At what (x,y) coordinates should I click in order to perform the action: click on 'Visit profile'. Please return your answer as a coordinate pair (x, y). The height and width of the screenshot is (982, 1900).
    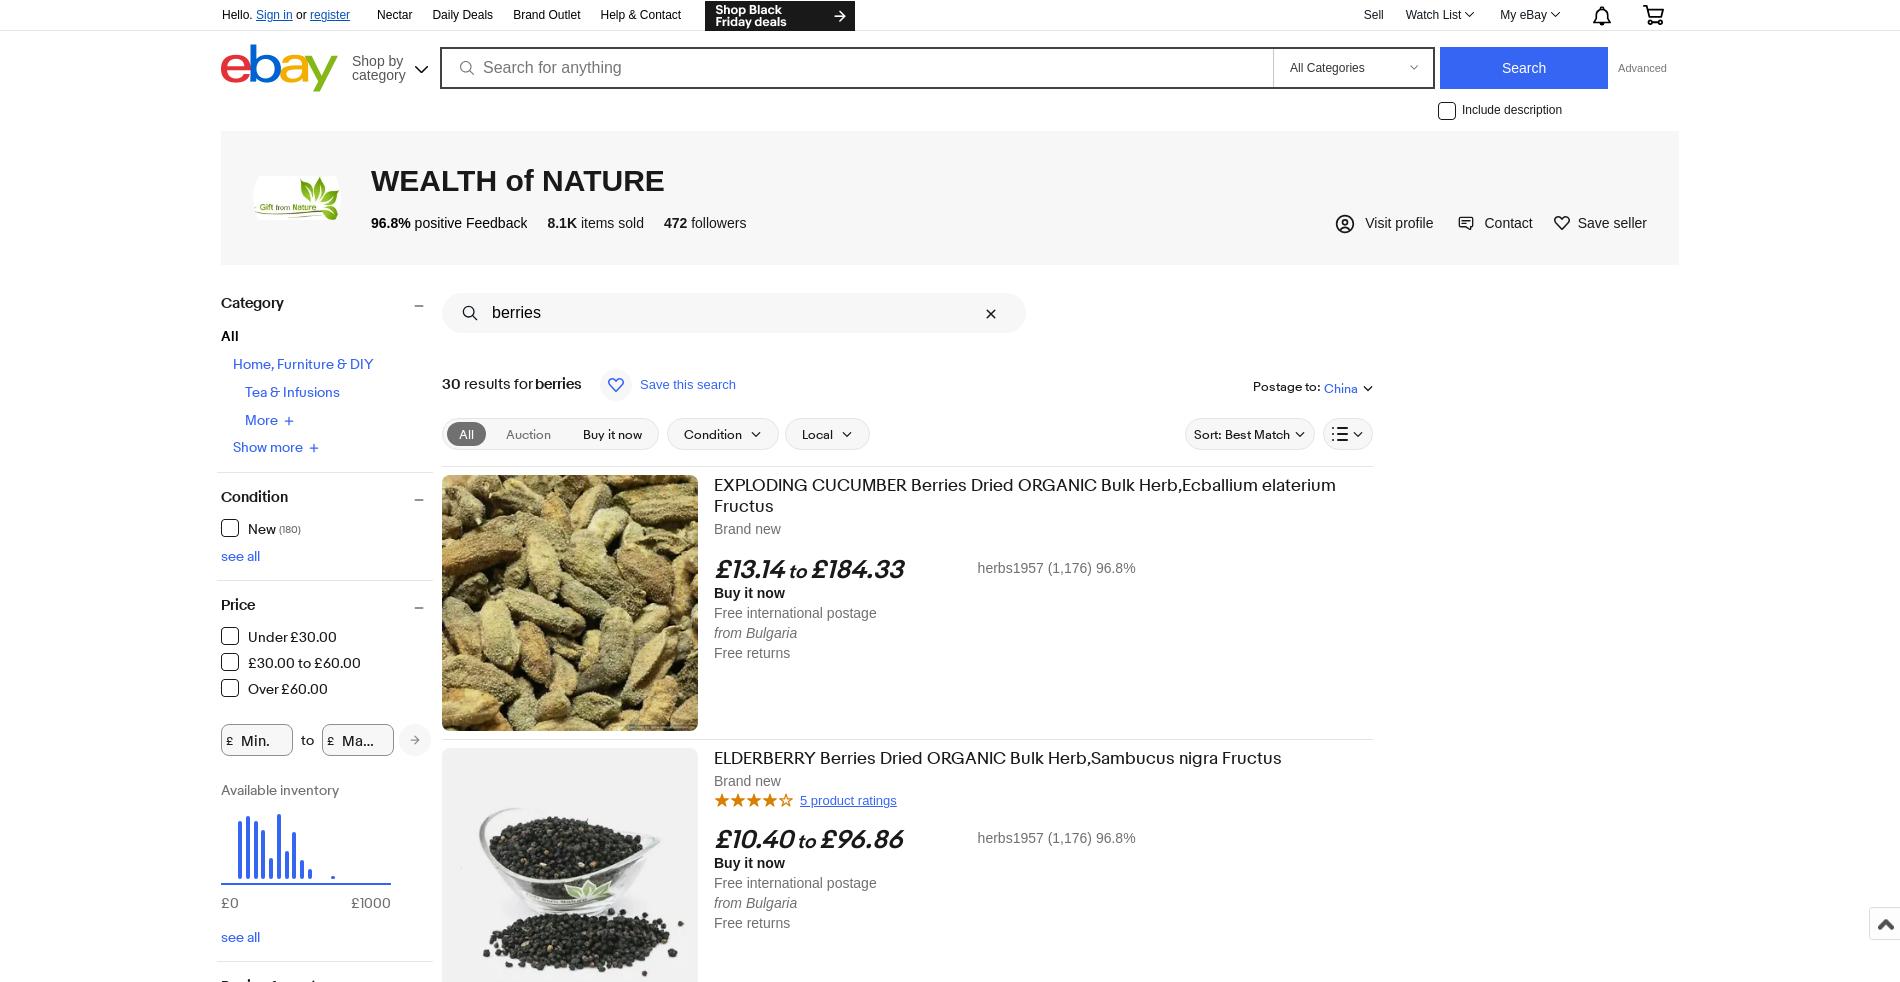
    Looking at the image, I should click on (1397, 222).